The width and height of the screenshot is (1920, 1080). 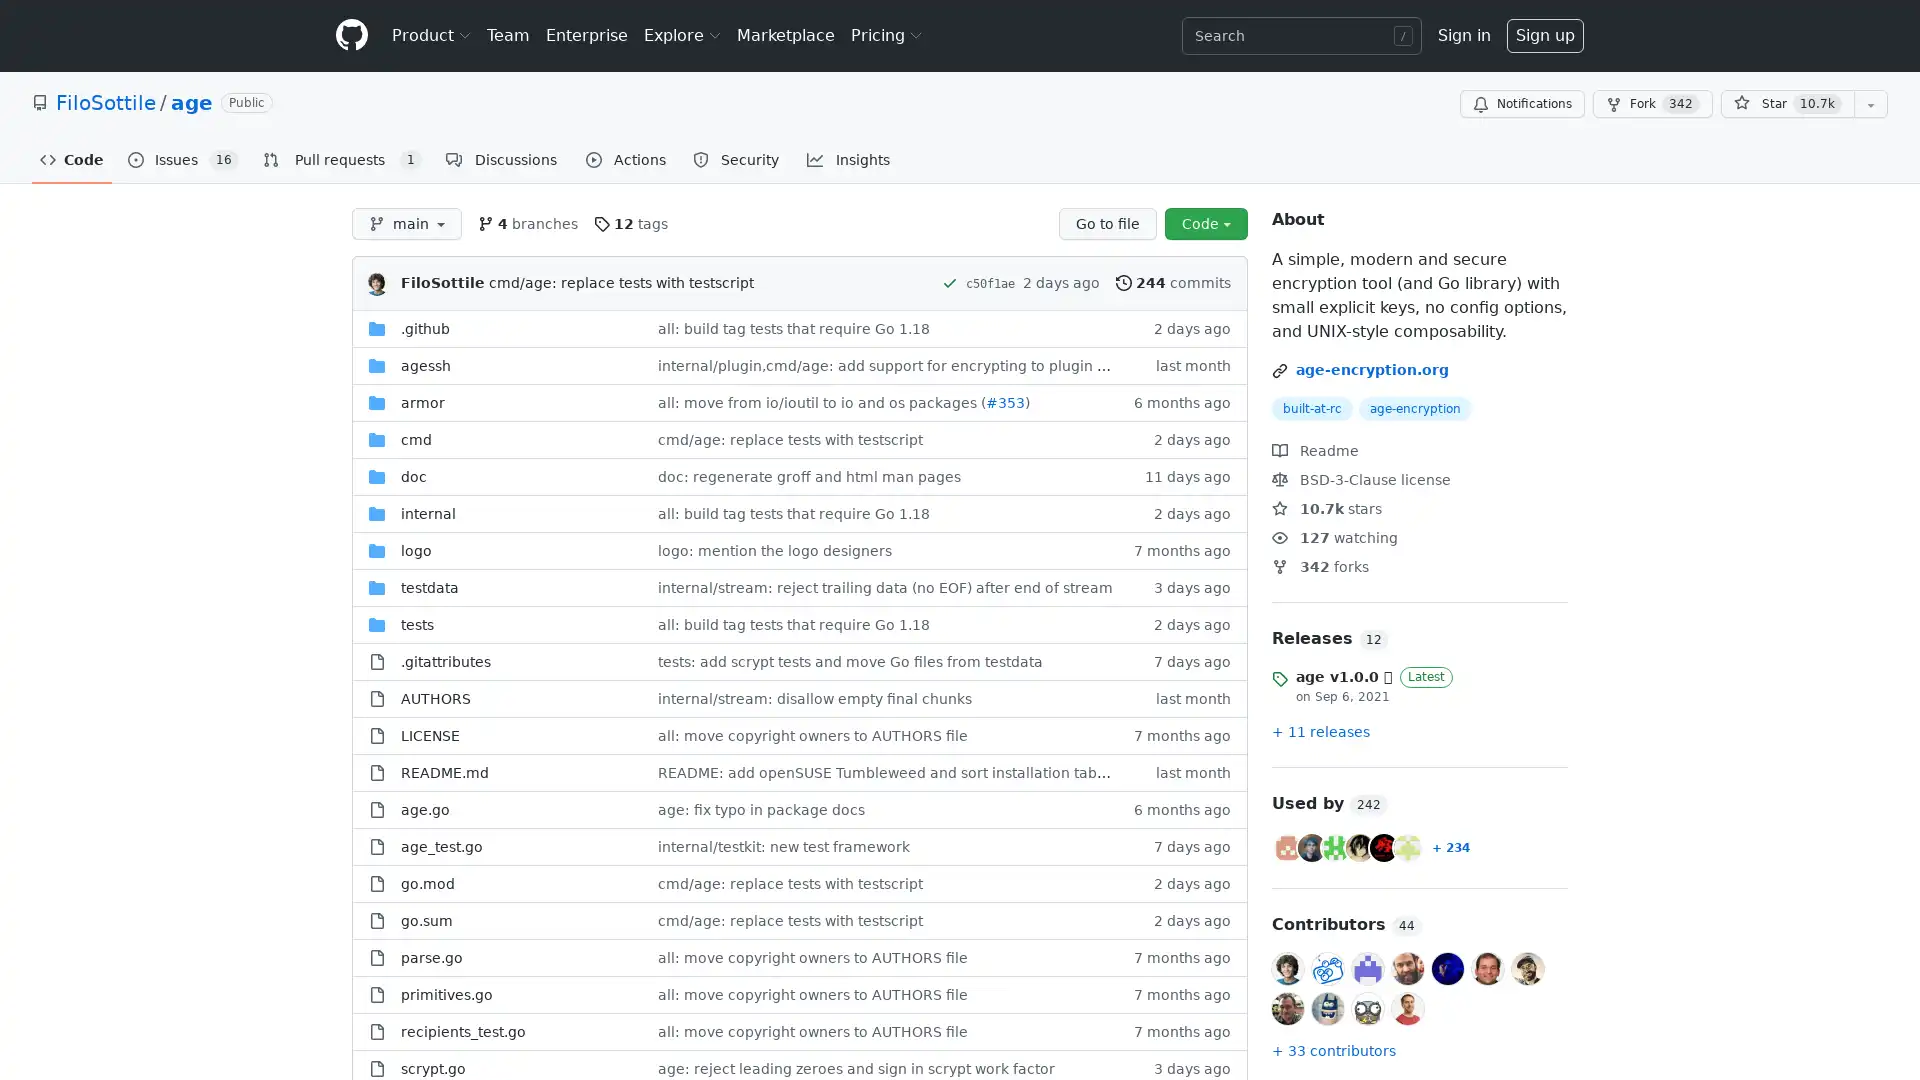 What do you see at coordinates (1870, 104) in the screenshot?
I see `You must be signed in to add this repository to a list` at bounding box center [1870, 104].